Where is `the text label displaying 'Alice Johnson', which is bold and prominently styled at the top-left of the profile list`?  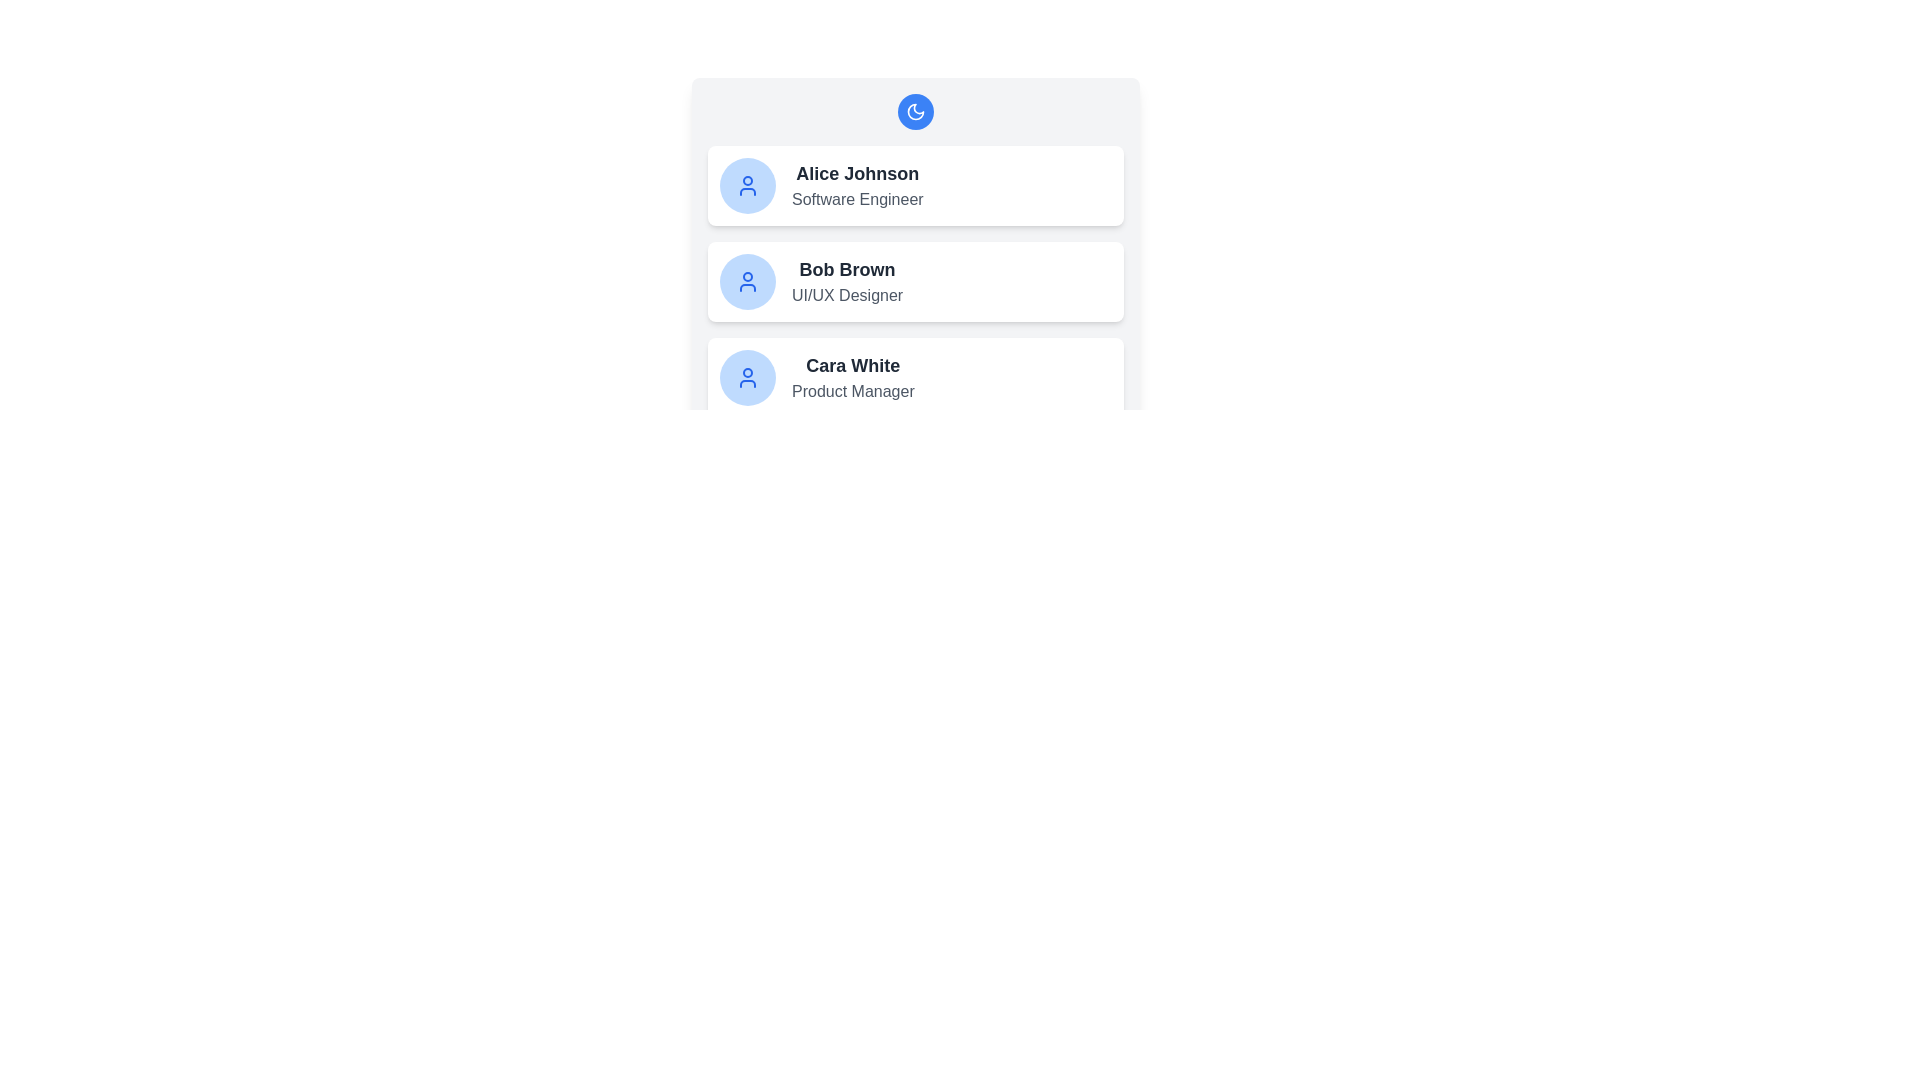 the text label displaying 'Alice Johnson', which is bold and prominently styled at the top-left of the profile list is located at coordinates (857, 172).